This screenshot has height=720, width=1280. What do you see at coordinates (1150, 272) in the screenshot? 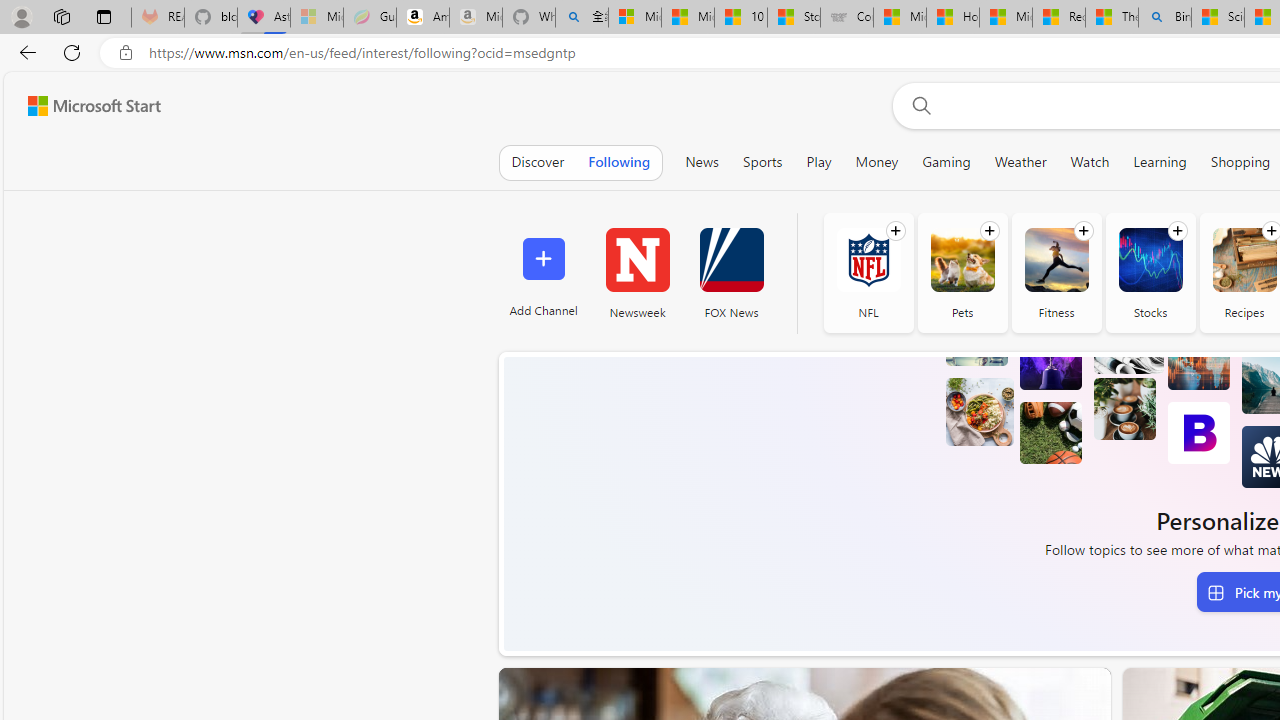
I see `'Stocks'` at bounding box center [1150, 272].